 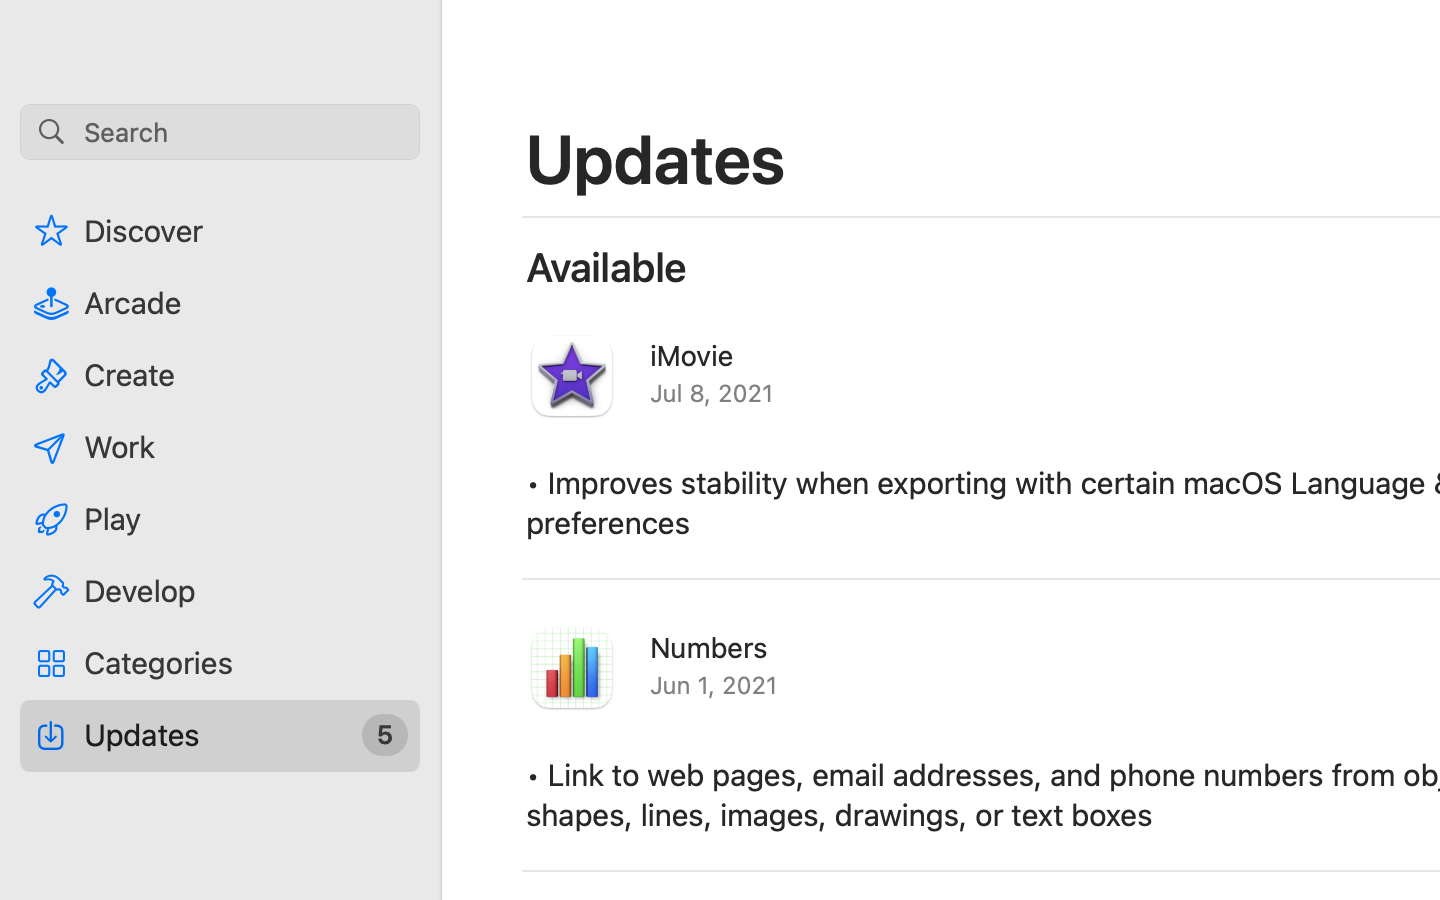 What do you see at coordinates (713, 683) in the screenshot?
I see `'Jun 1, 2021'` at bounding box center [713, 683].